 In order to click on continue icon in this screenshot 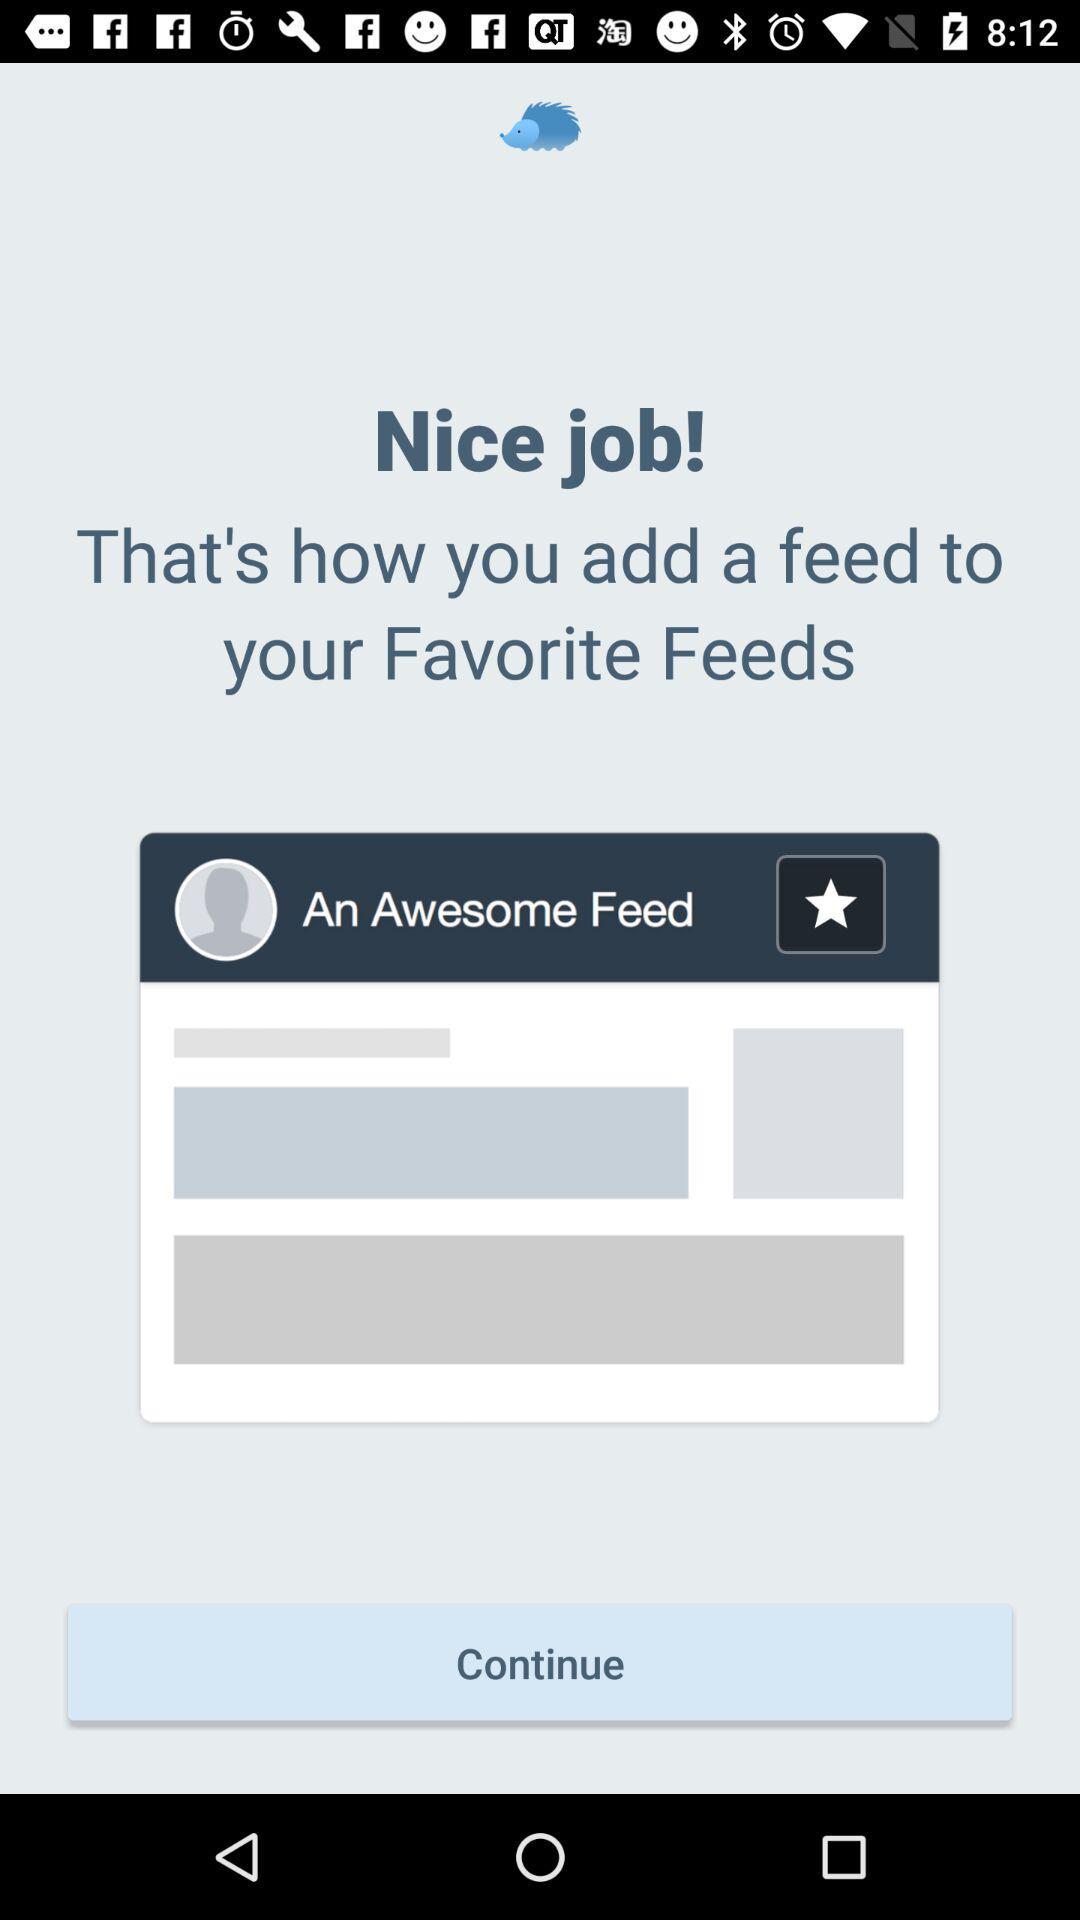, I will do `click(540, 1662)`.